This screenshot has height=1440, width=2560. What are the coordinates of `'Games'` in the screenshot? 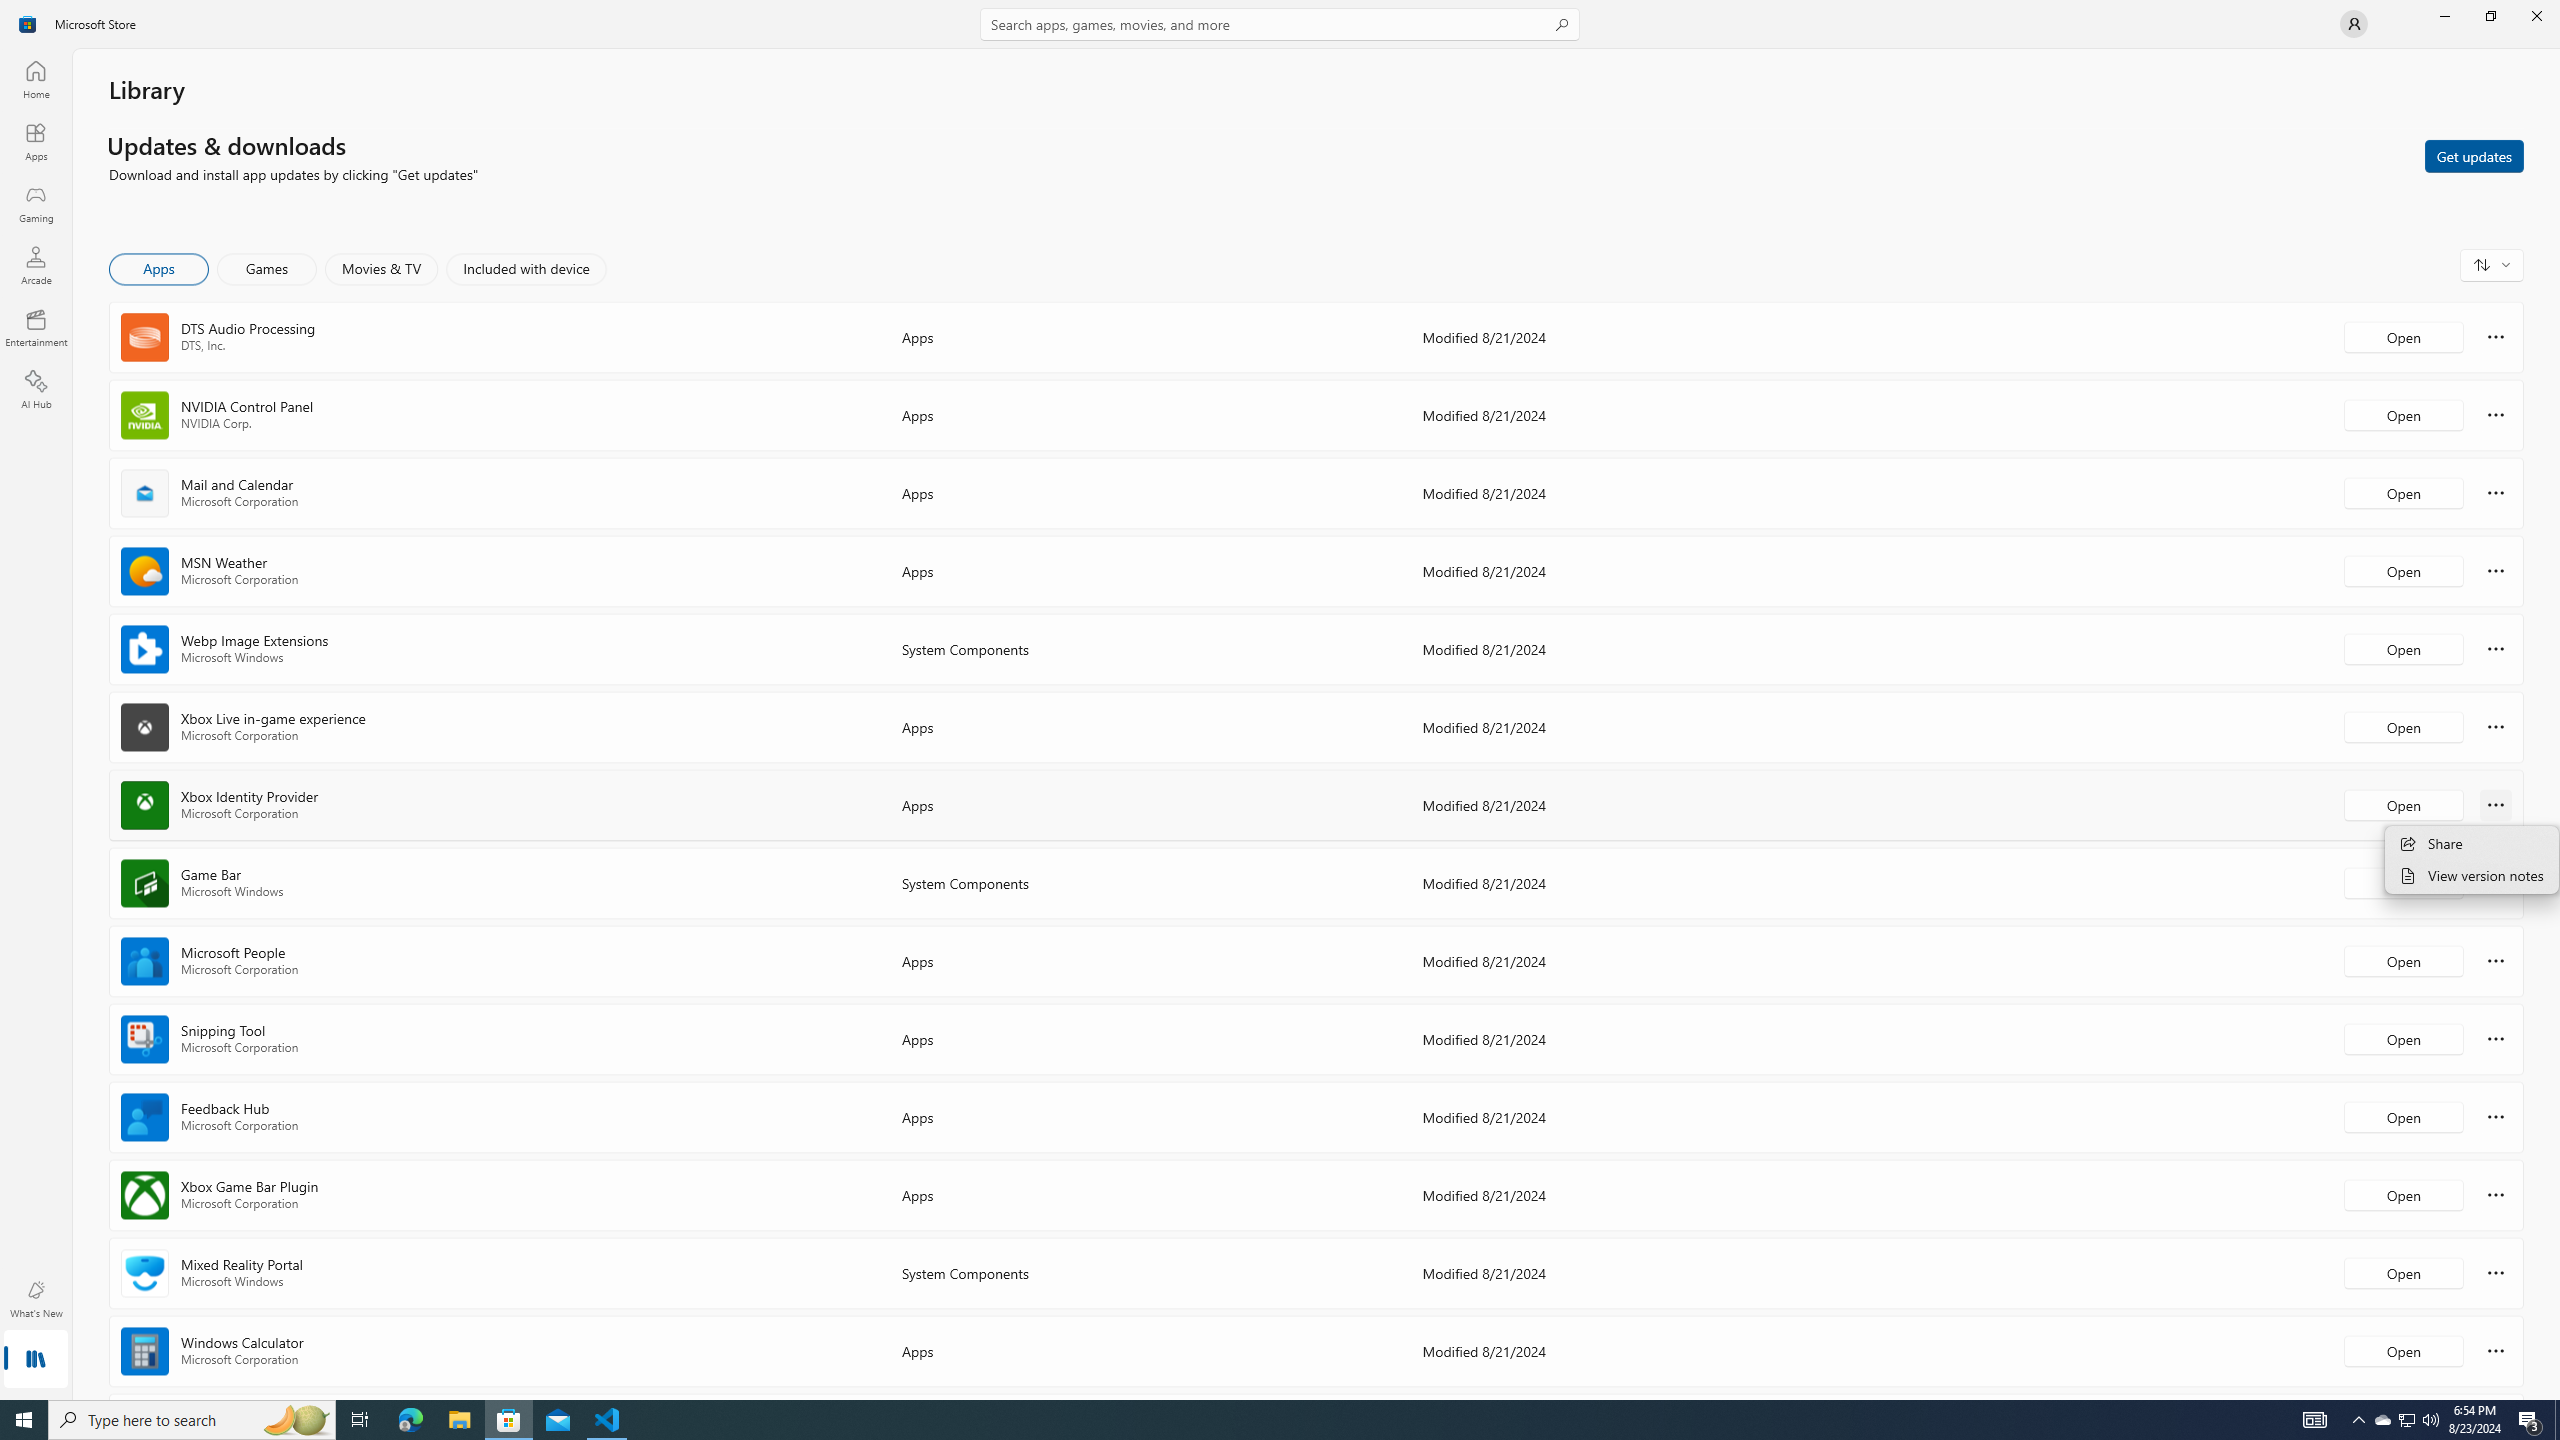 It's located at (266, 268).